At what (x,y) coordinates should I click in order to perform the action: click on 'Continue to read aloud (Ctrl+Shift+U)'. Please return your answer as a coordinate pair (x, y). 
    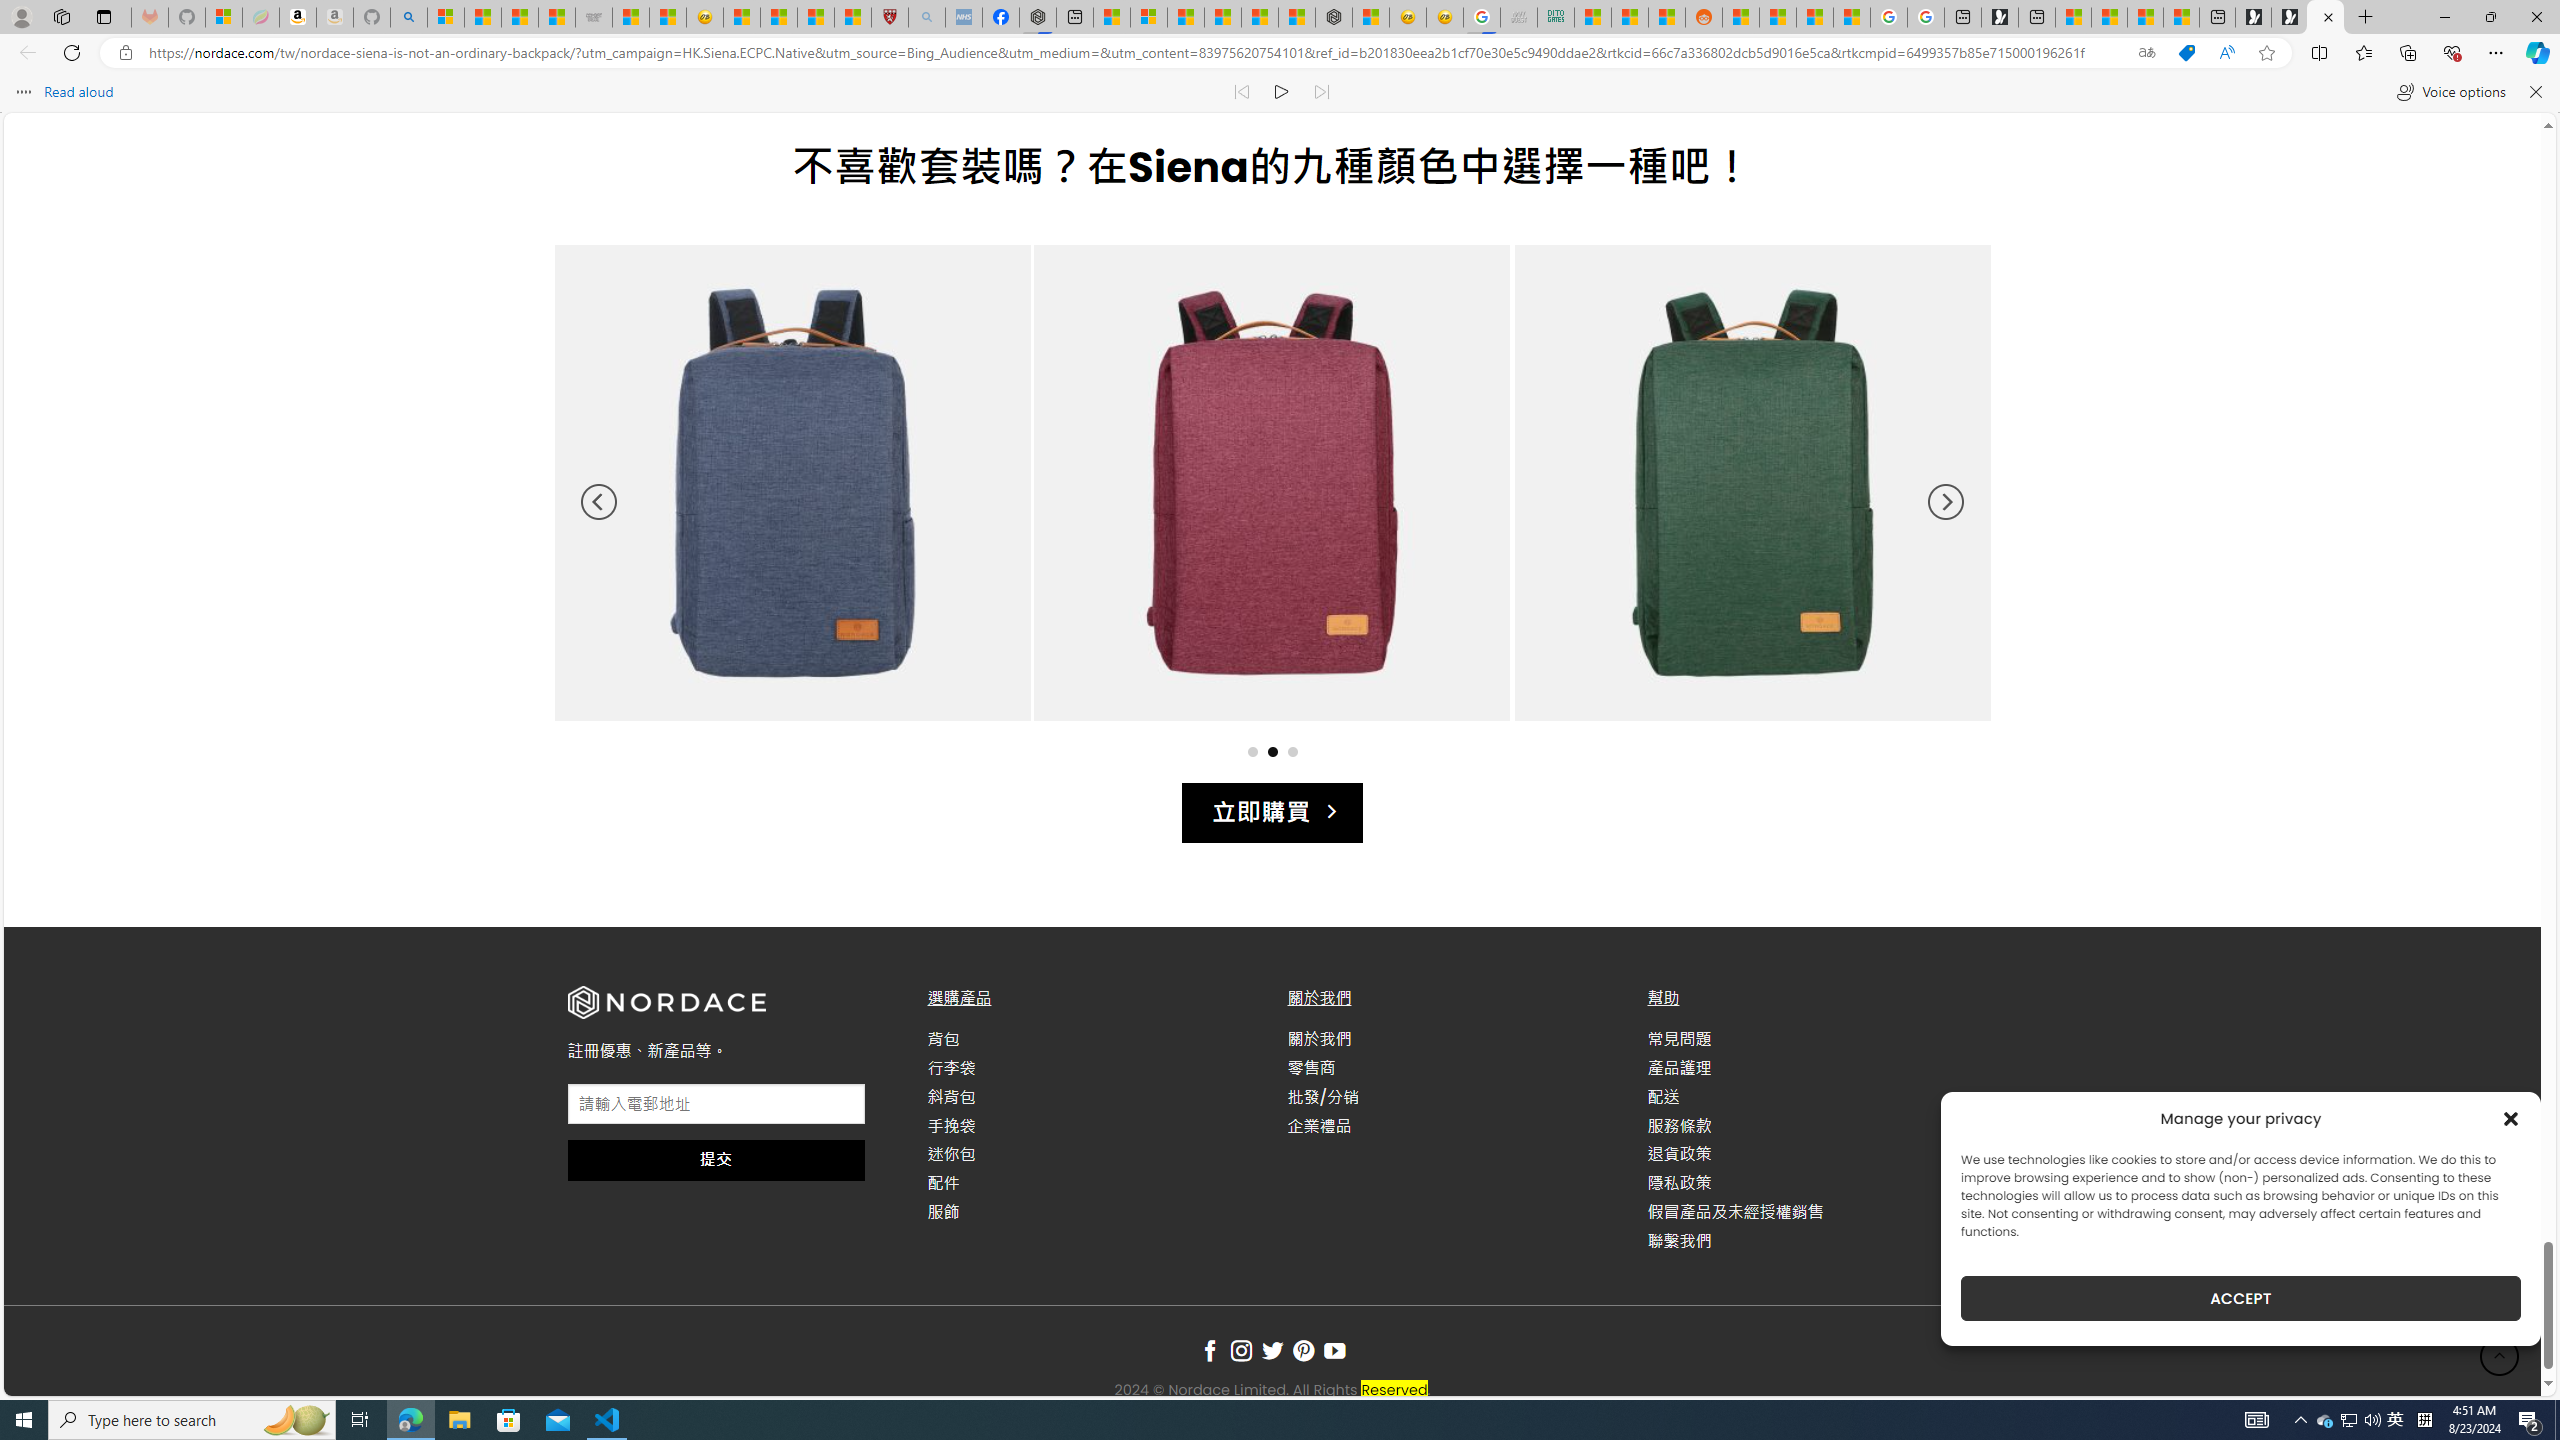
    Looking at the image, I should click on (1281, 91).